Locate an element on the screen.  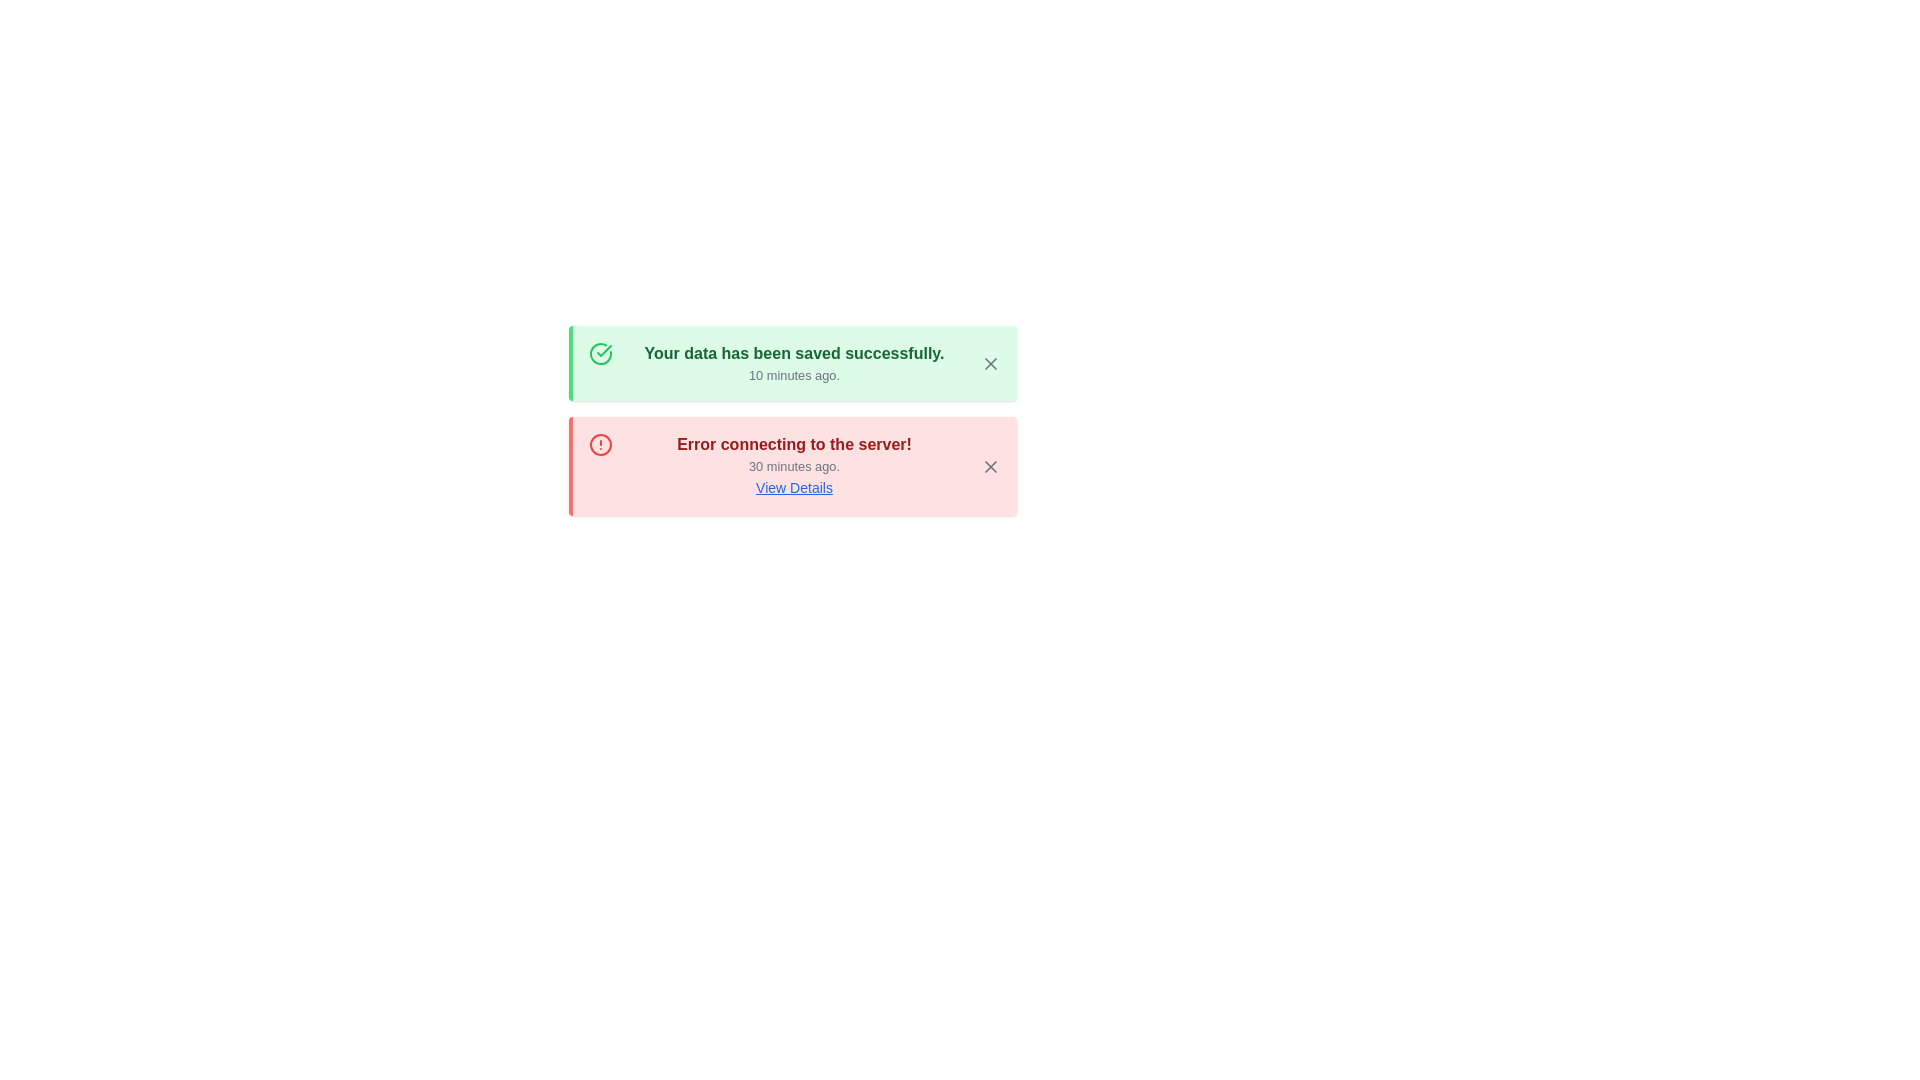
the 'X' icon in the top-right corner of the green notification message panel is located at coordinates (990, 363).